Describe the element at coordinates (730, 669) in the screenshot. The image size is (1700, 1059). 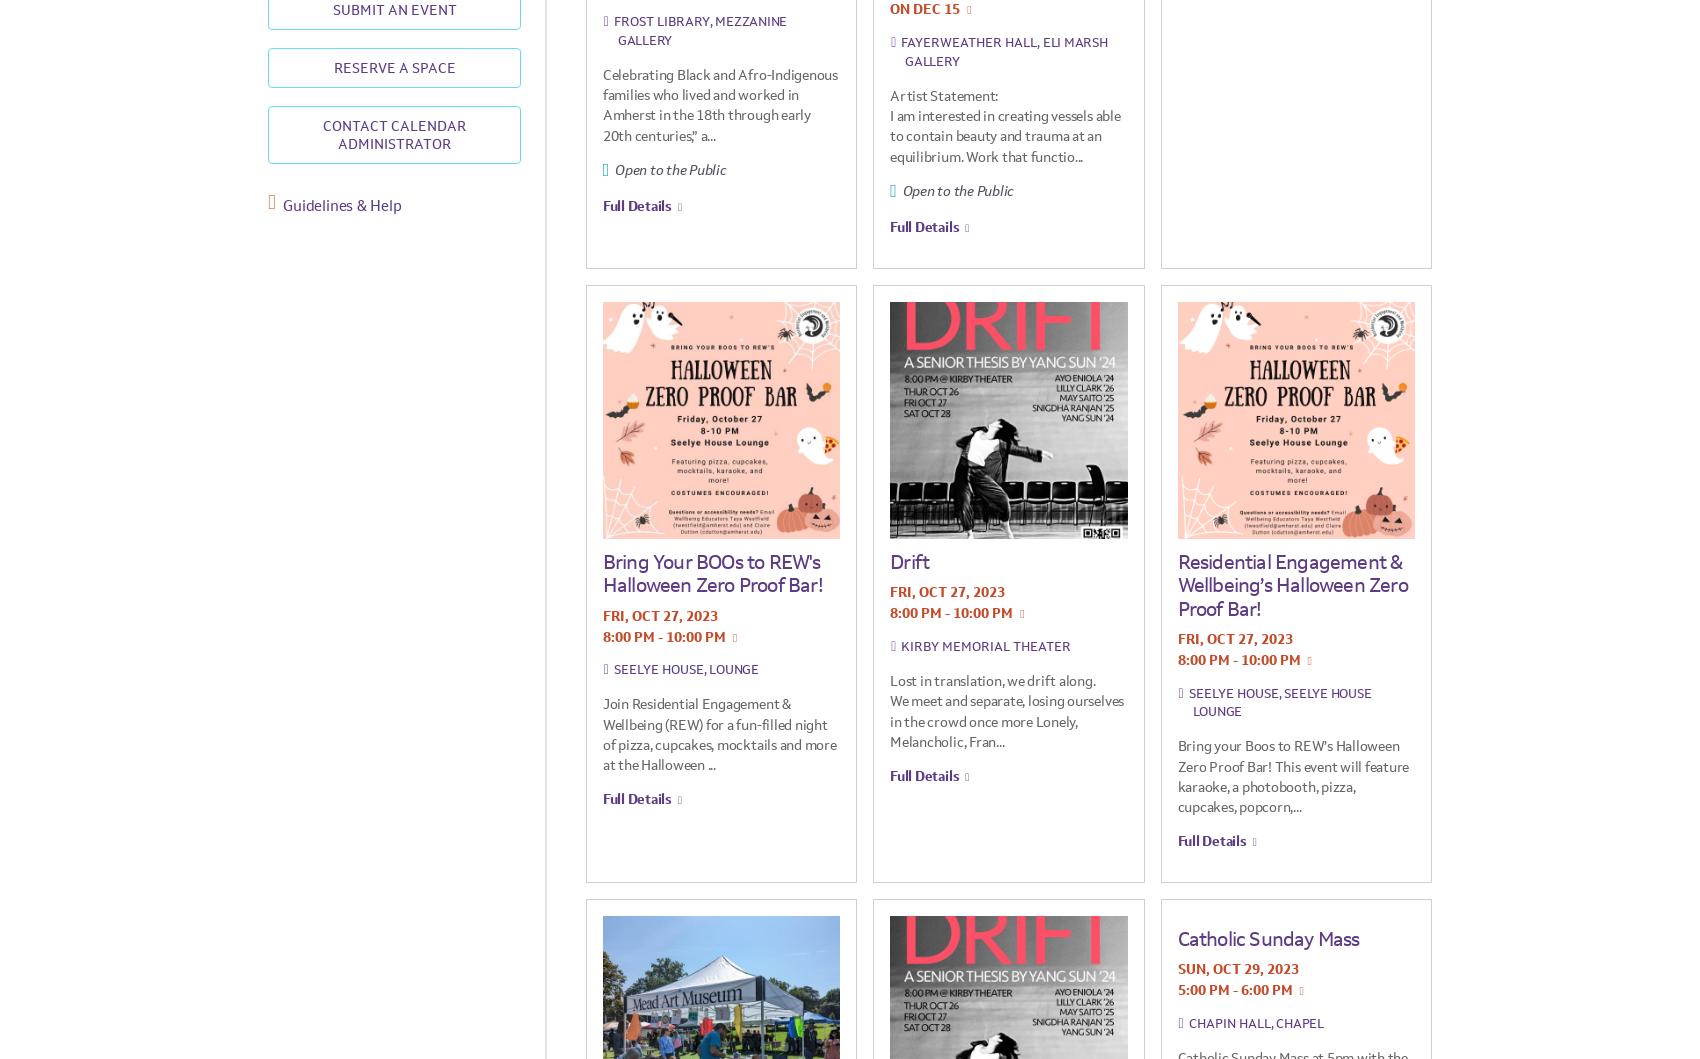
I see `', Lounge'` at that location.